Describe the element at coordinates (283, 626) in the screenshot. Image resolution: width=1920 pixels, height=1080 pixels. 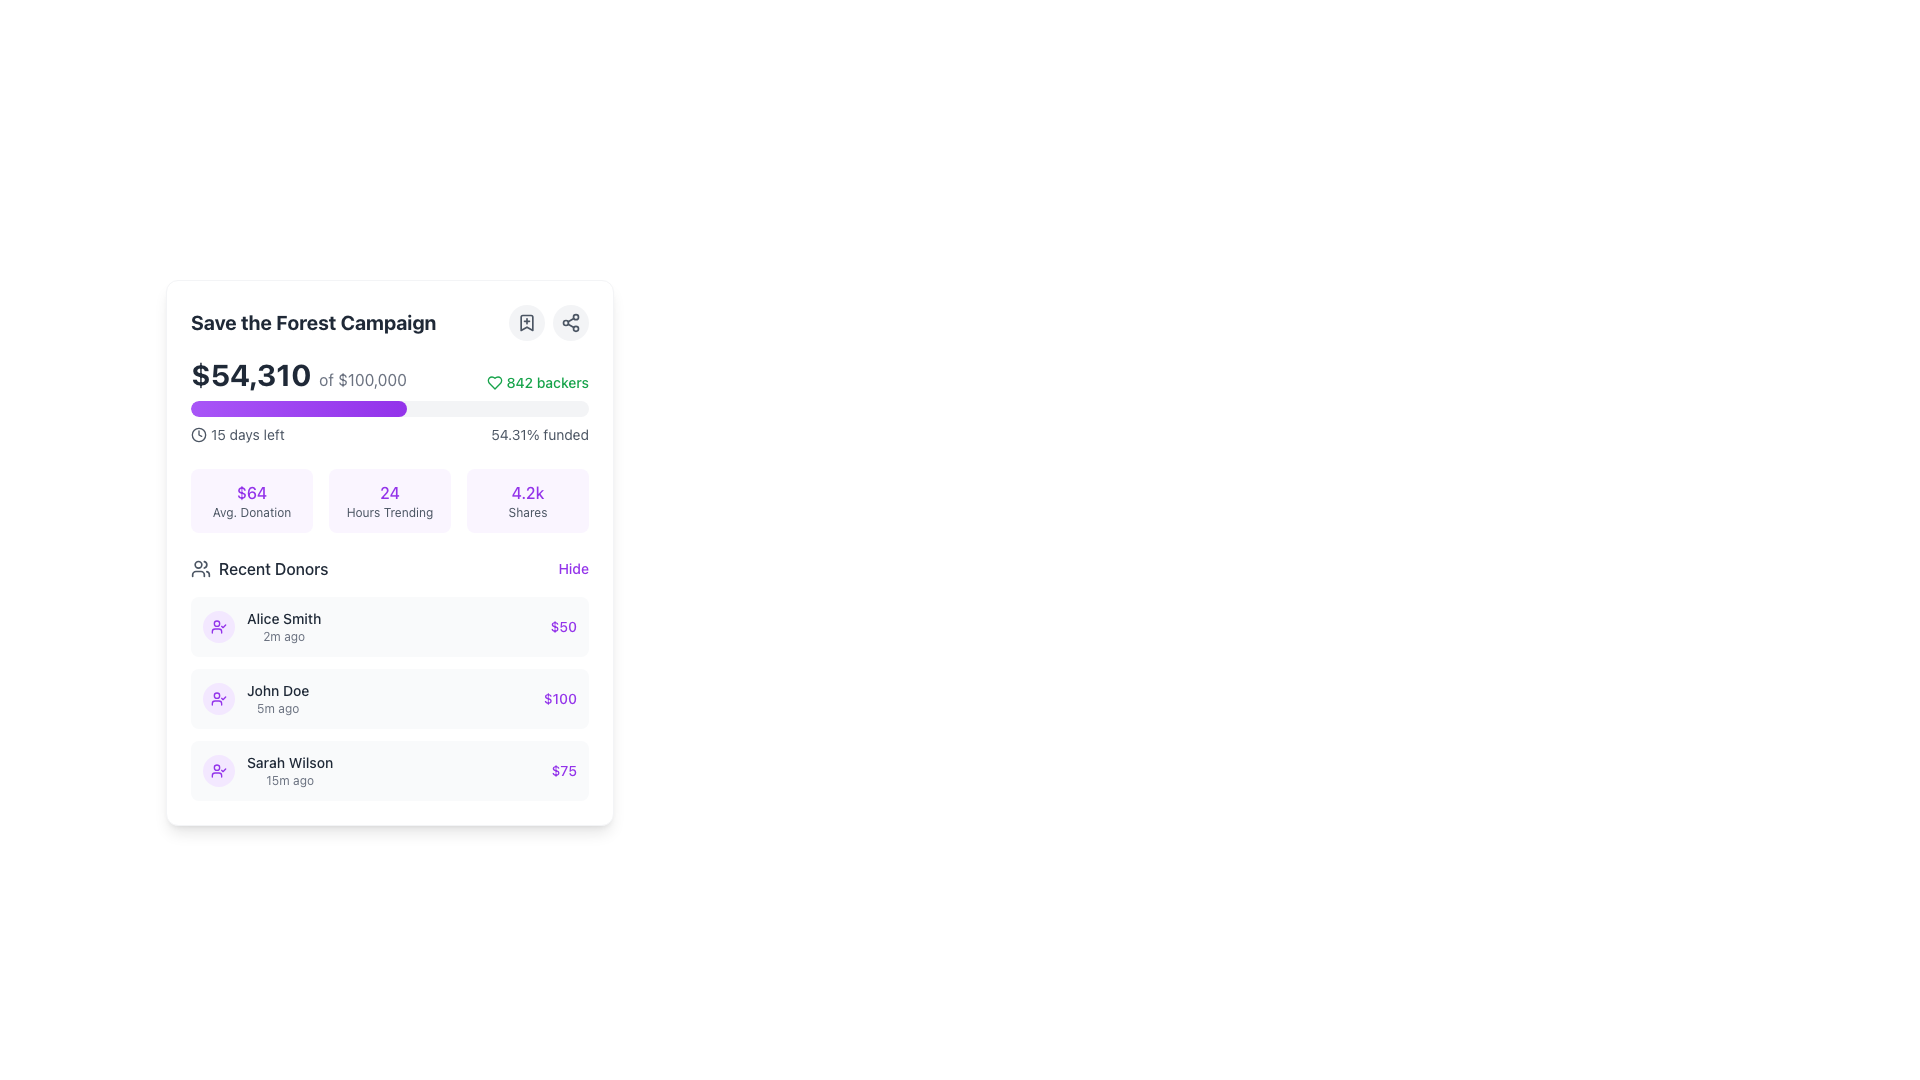
I see `the text label displaying the donor's name and donation time, which is the first entry in the 'Recent Donors' list, located within a white card and next to a purple user profile icon` at that location.